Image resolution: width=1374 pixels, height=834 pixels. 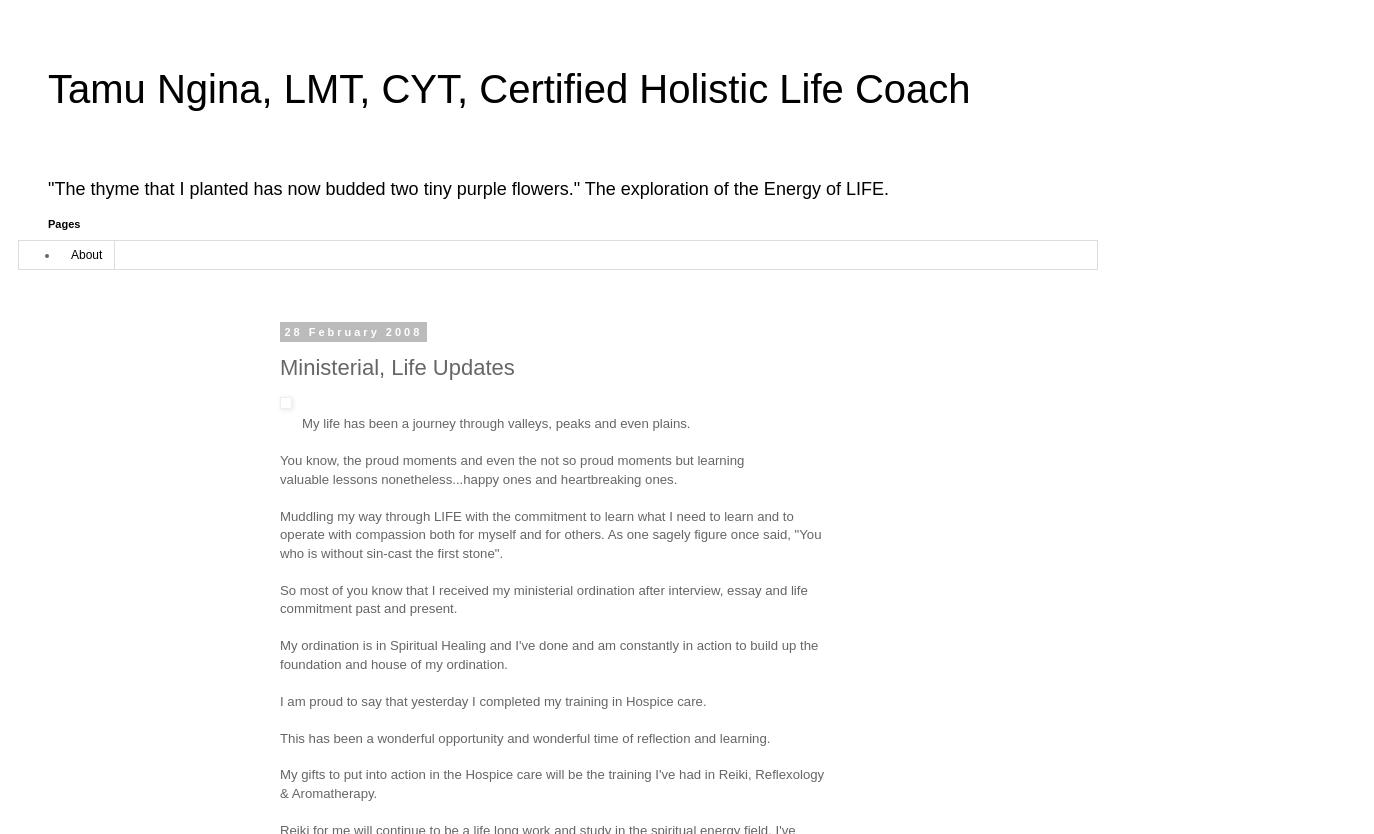 I want to click on 'valuable lessons nonetheless...happy ones and heartbreaking ones.', so click(x=279, y=478).